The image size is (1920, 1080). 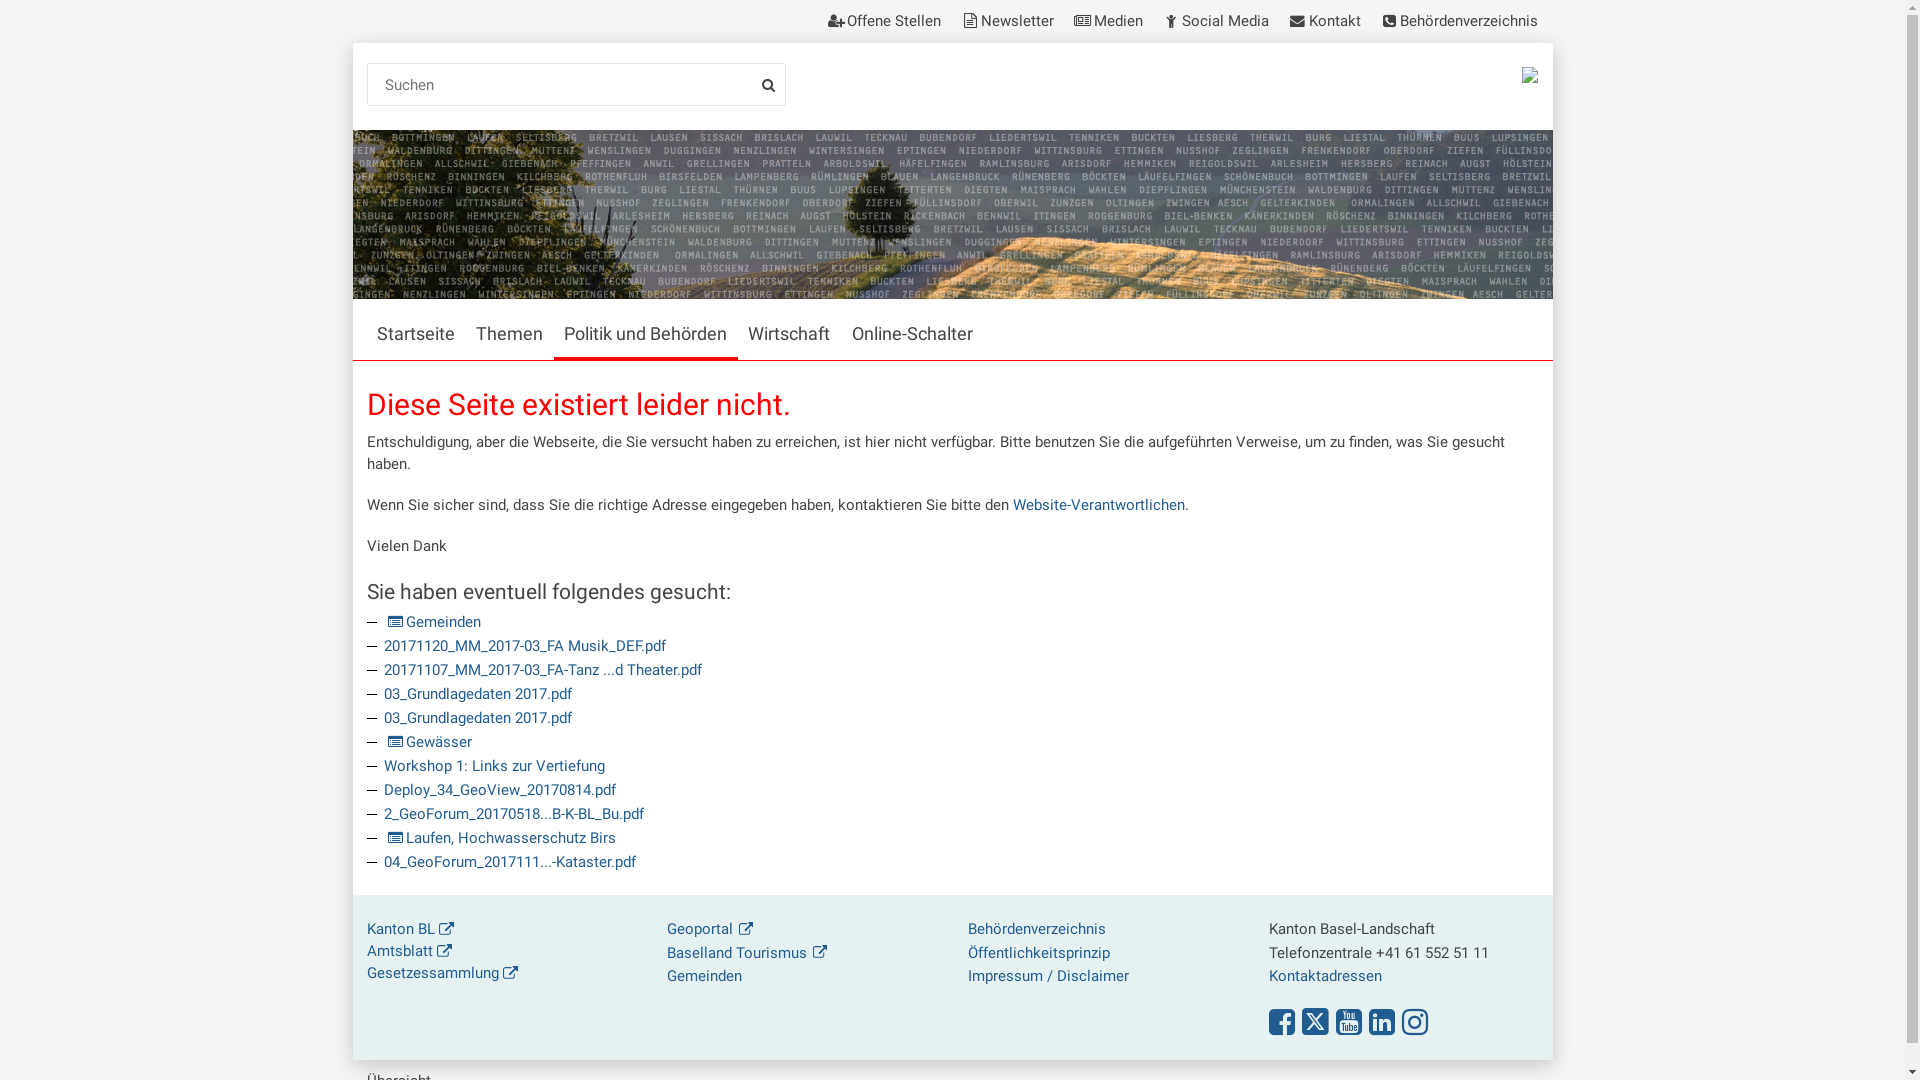 What do you see at coordinates (464, 328) in the screenshot?
I see `'Themen'` at bounding box center [464, 328].